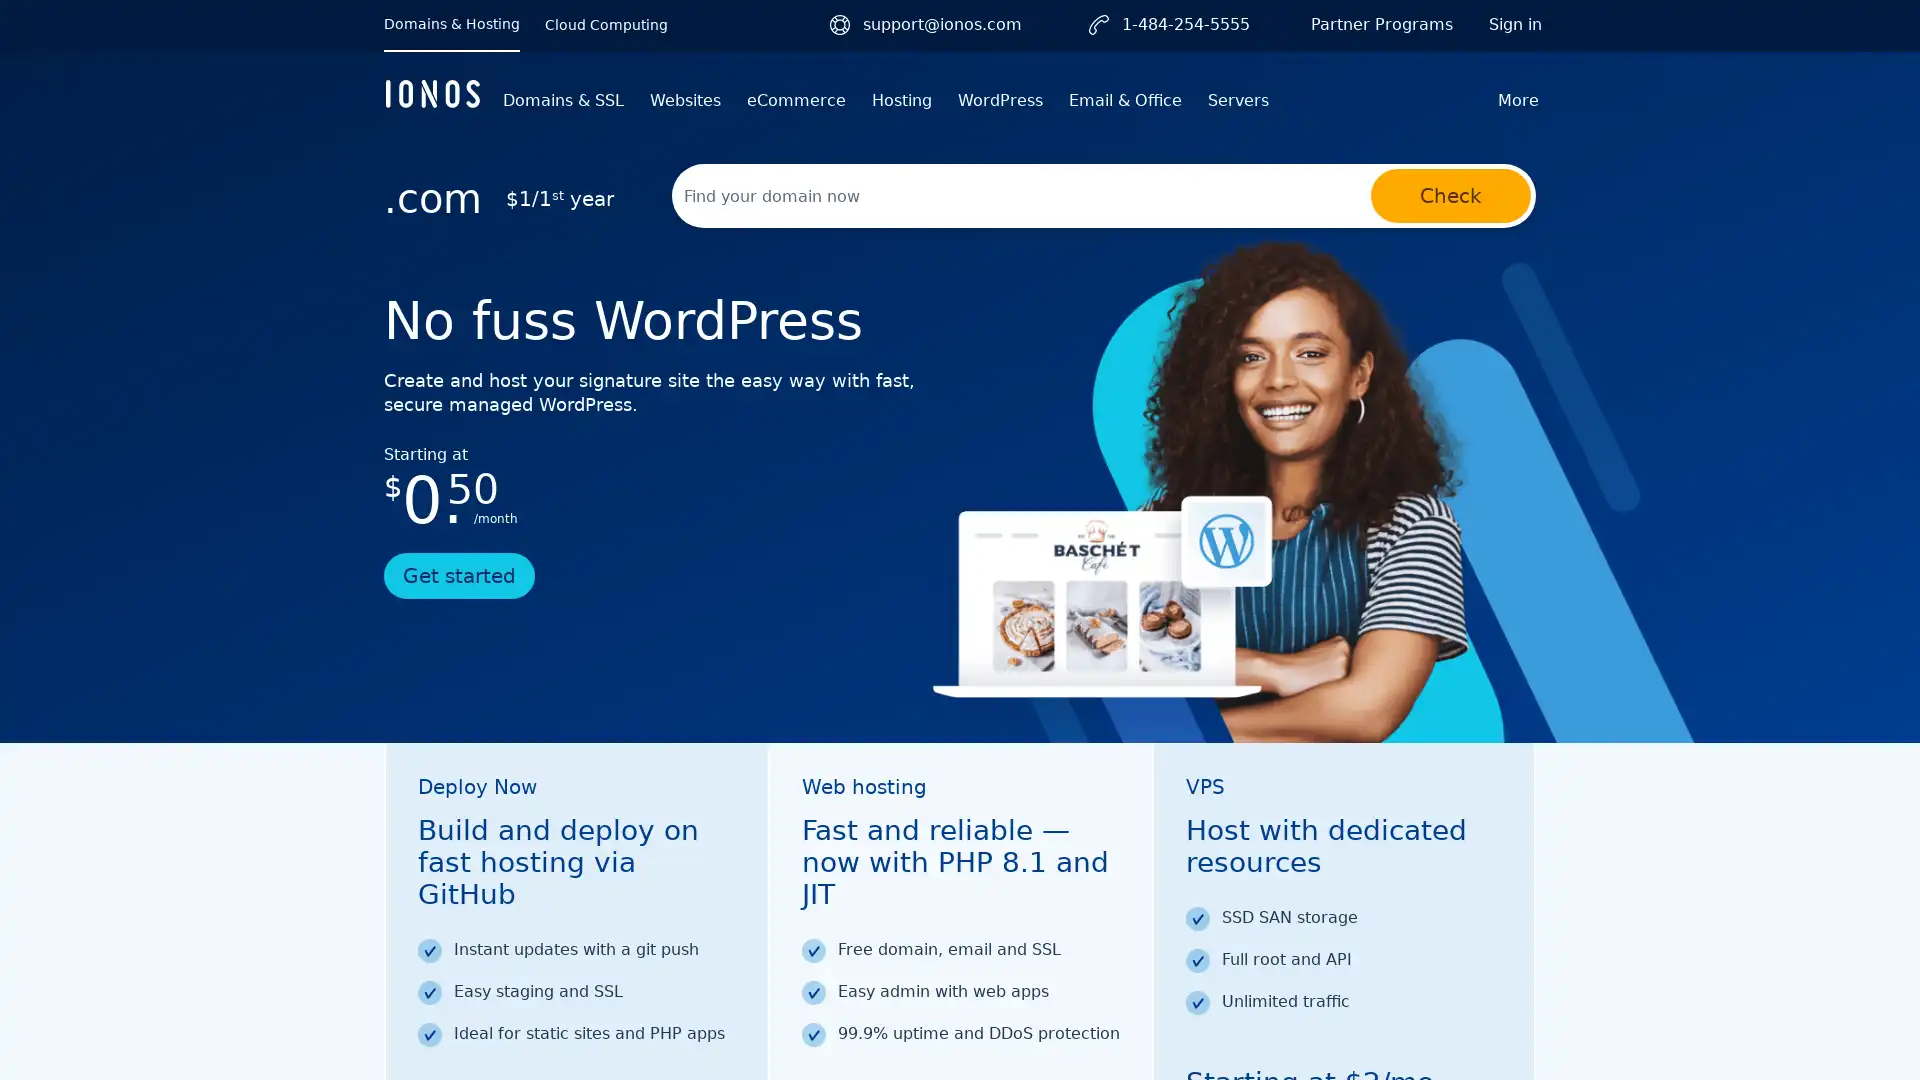 Image resolution: width=1920 pixels, height=1080 pixels. What do you see at coordinates (562, 100) in the screenshot?
I see `Domains & SSL` at bounding box center [562, 100].